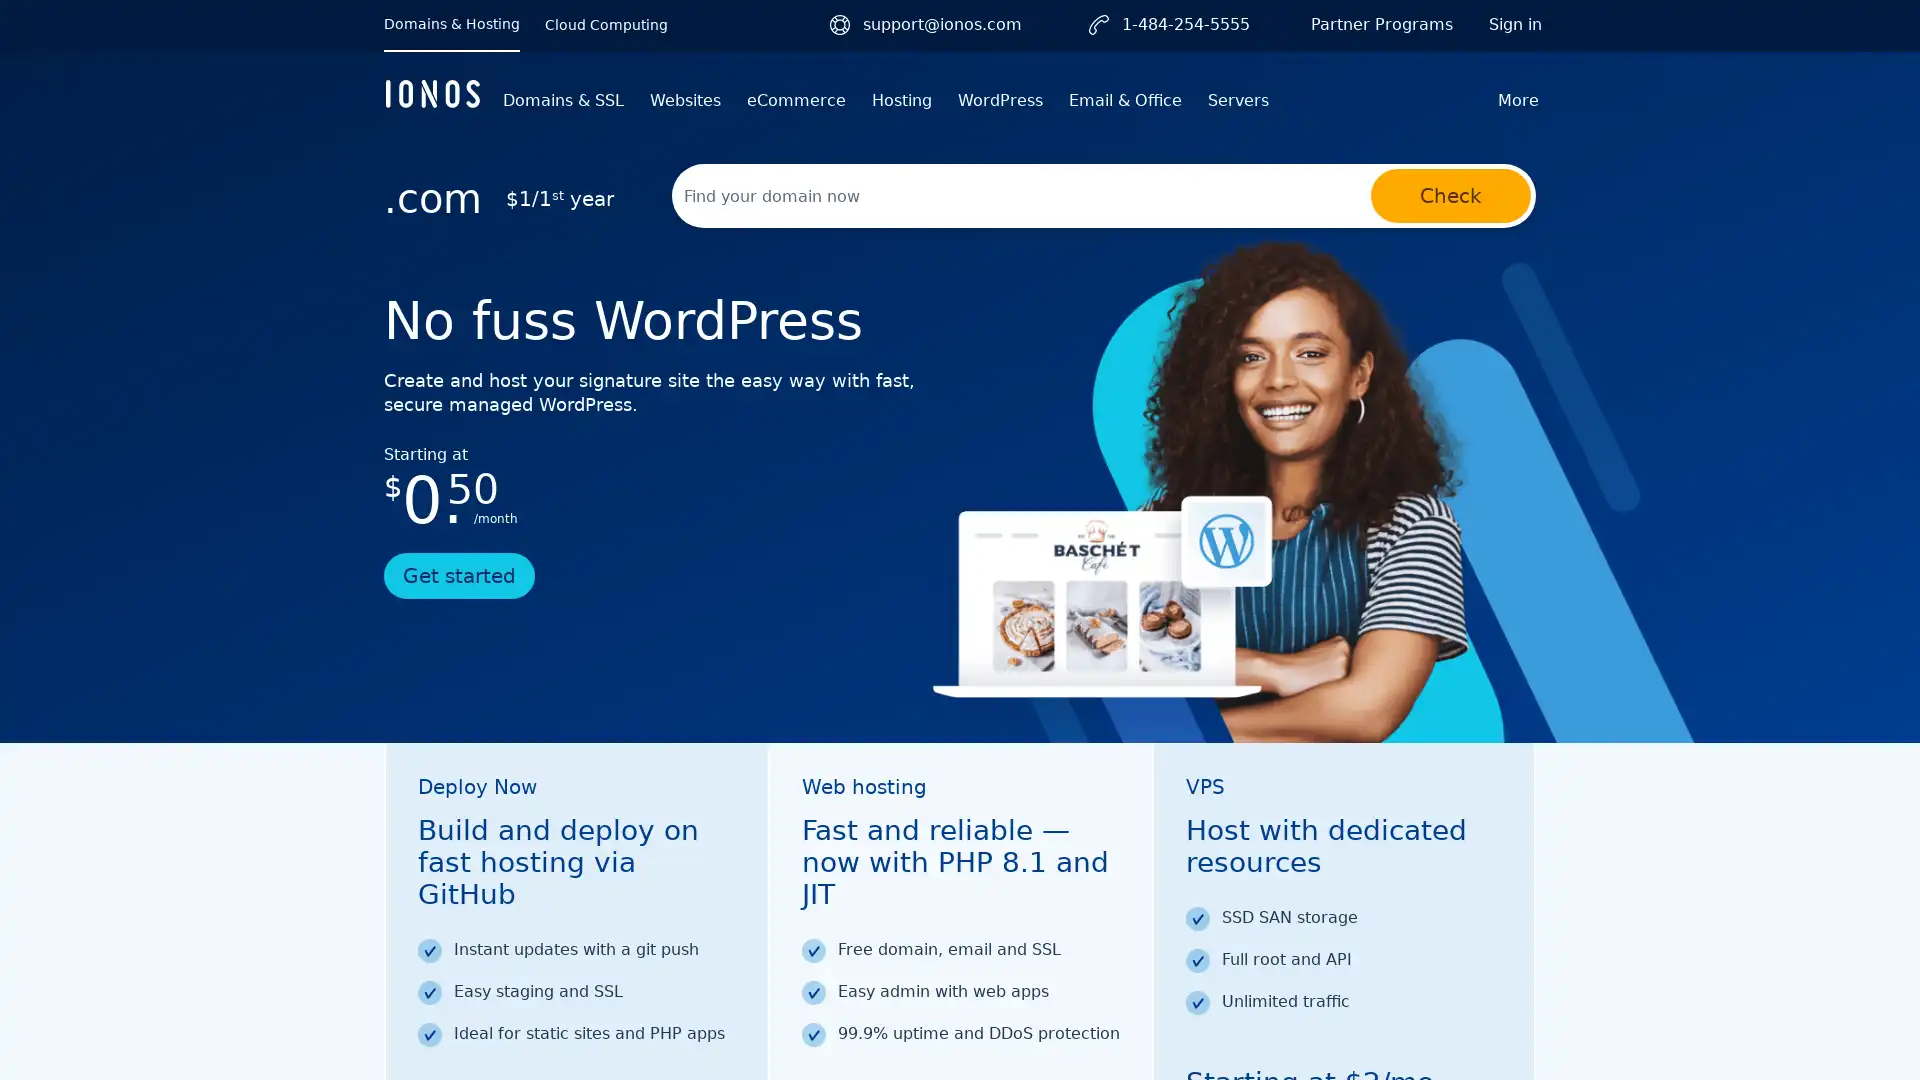 Image resolution: width=1920 pixels, height=1080 pixels. What do you see at coordinates (562, 100) in the screenshot?
I see `Domains & SSL` at bounding box center [562, 100].